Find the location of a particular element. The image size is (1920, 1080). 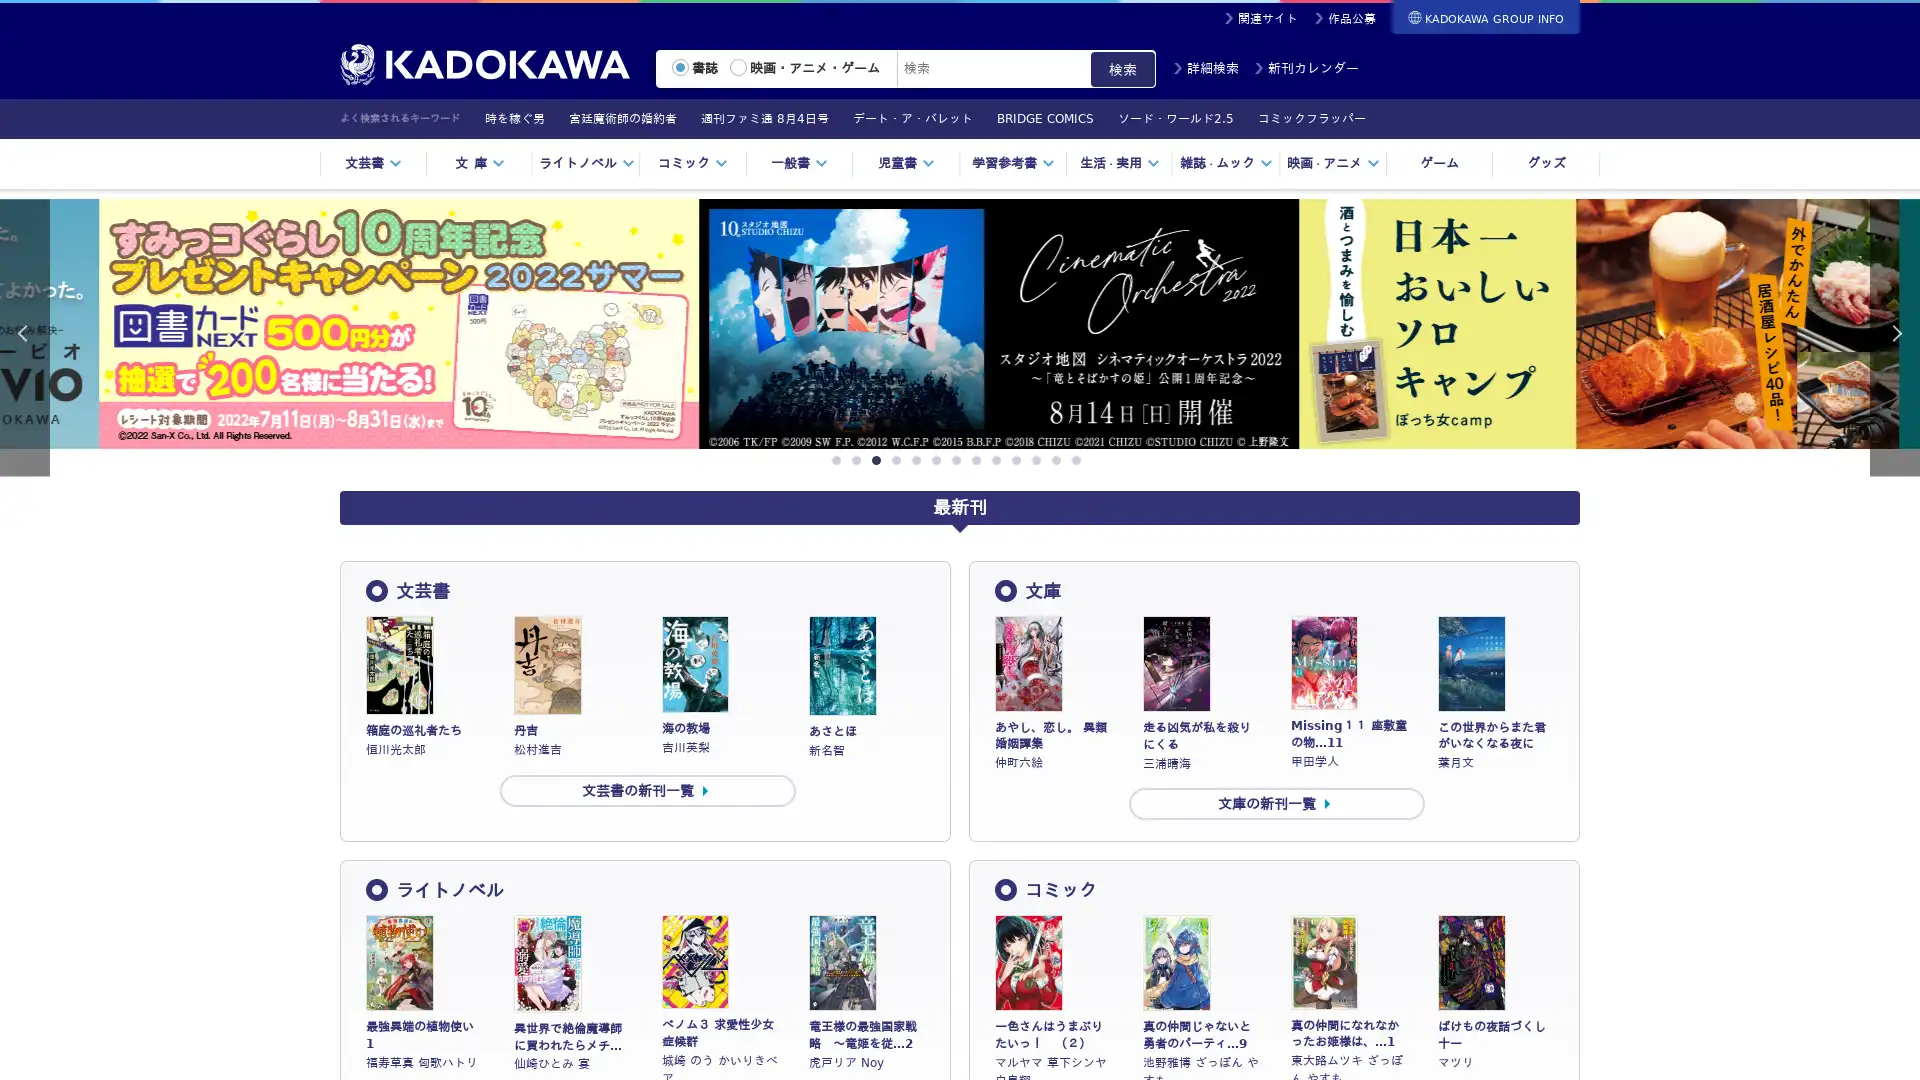

? 7 is located at coordinates (1066, 150).